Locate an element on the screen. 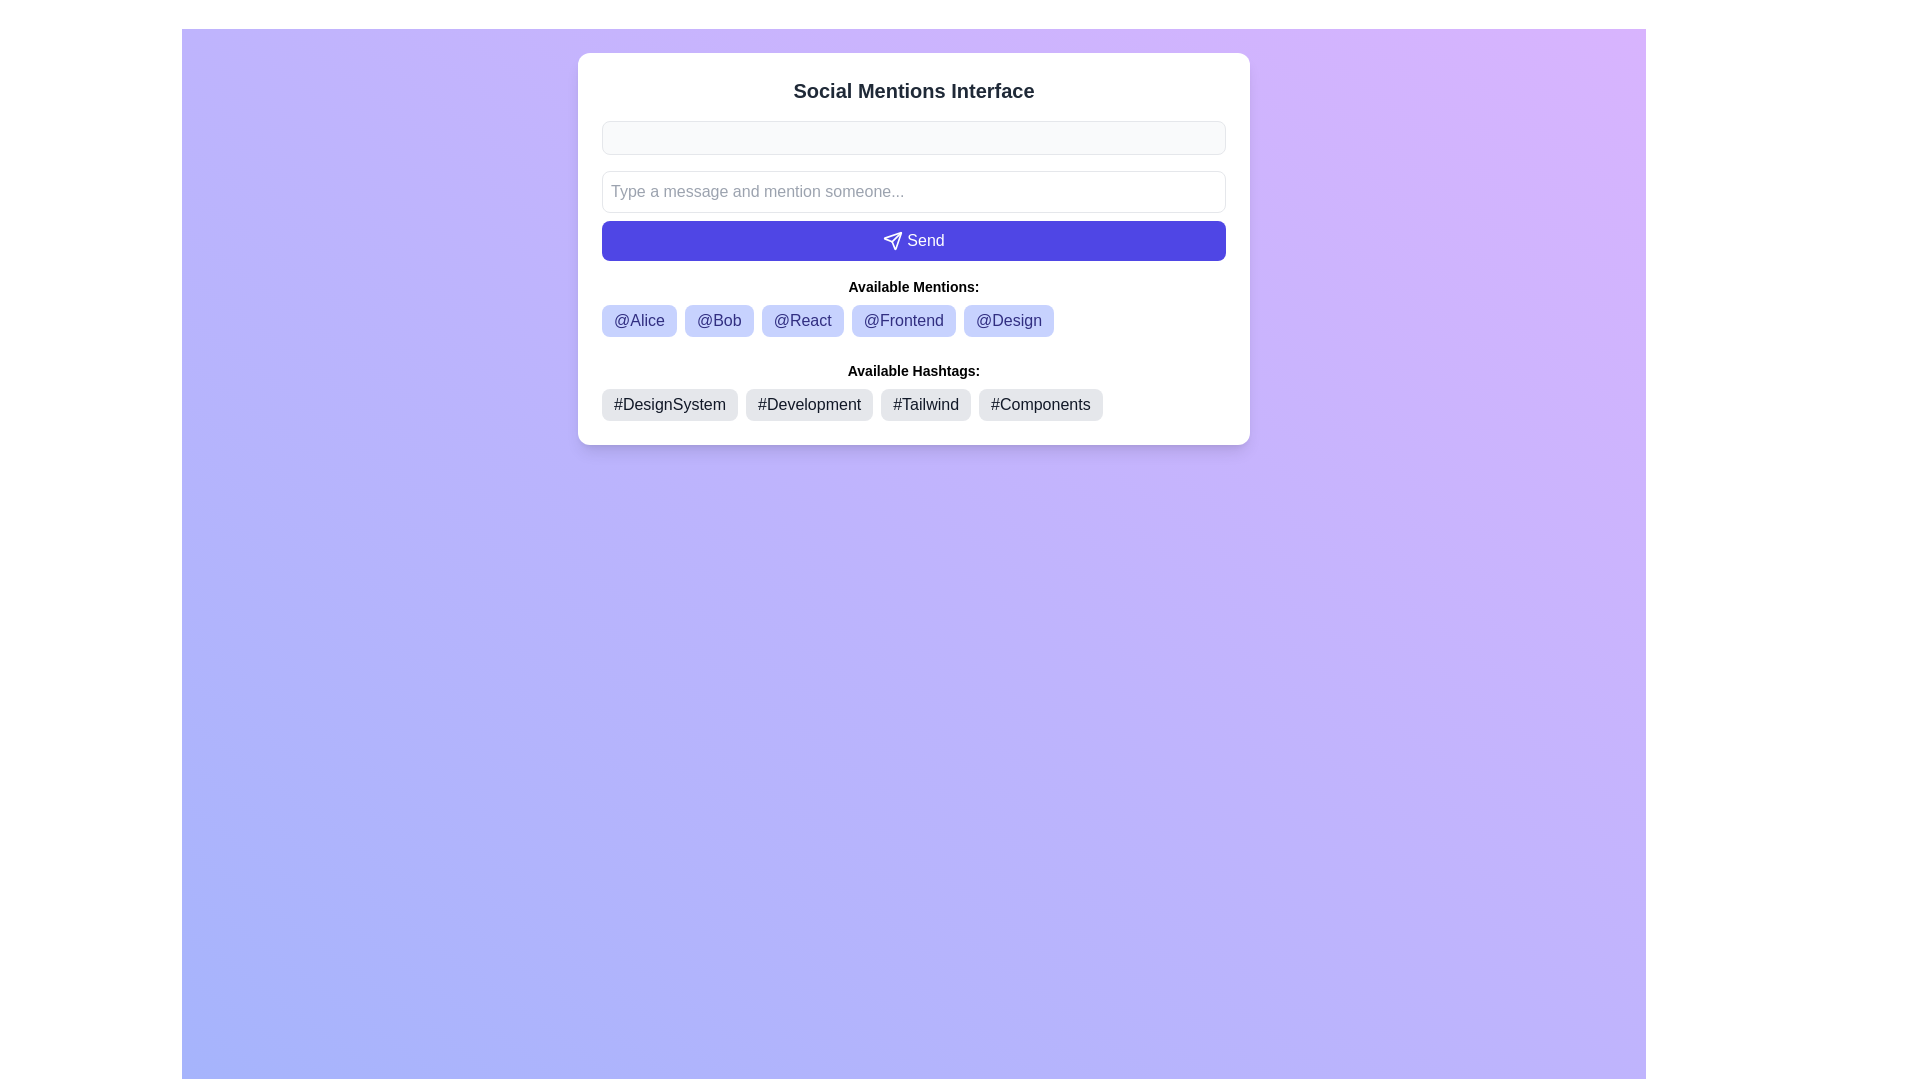  the second tag button labeled '#Development' is located at coordinates (809, 405).